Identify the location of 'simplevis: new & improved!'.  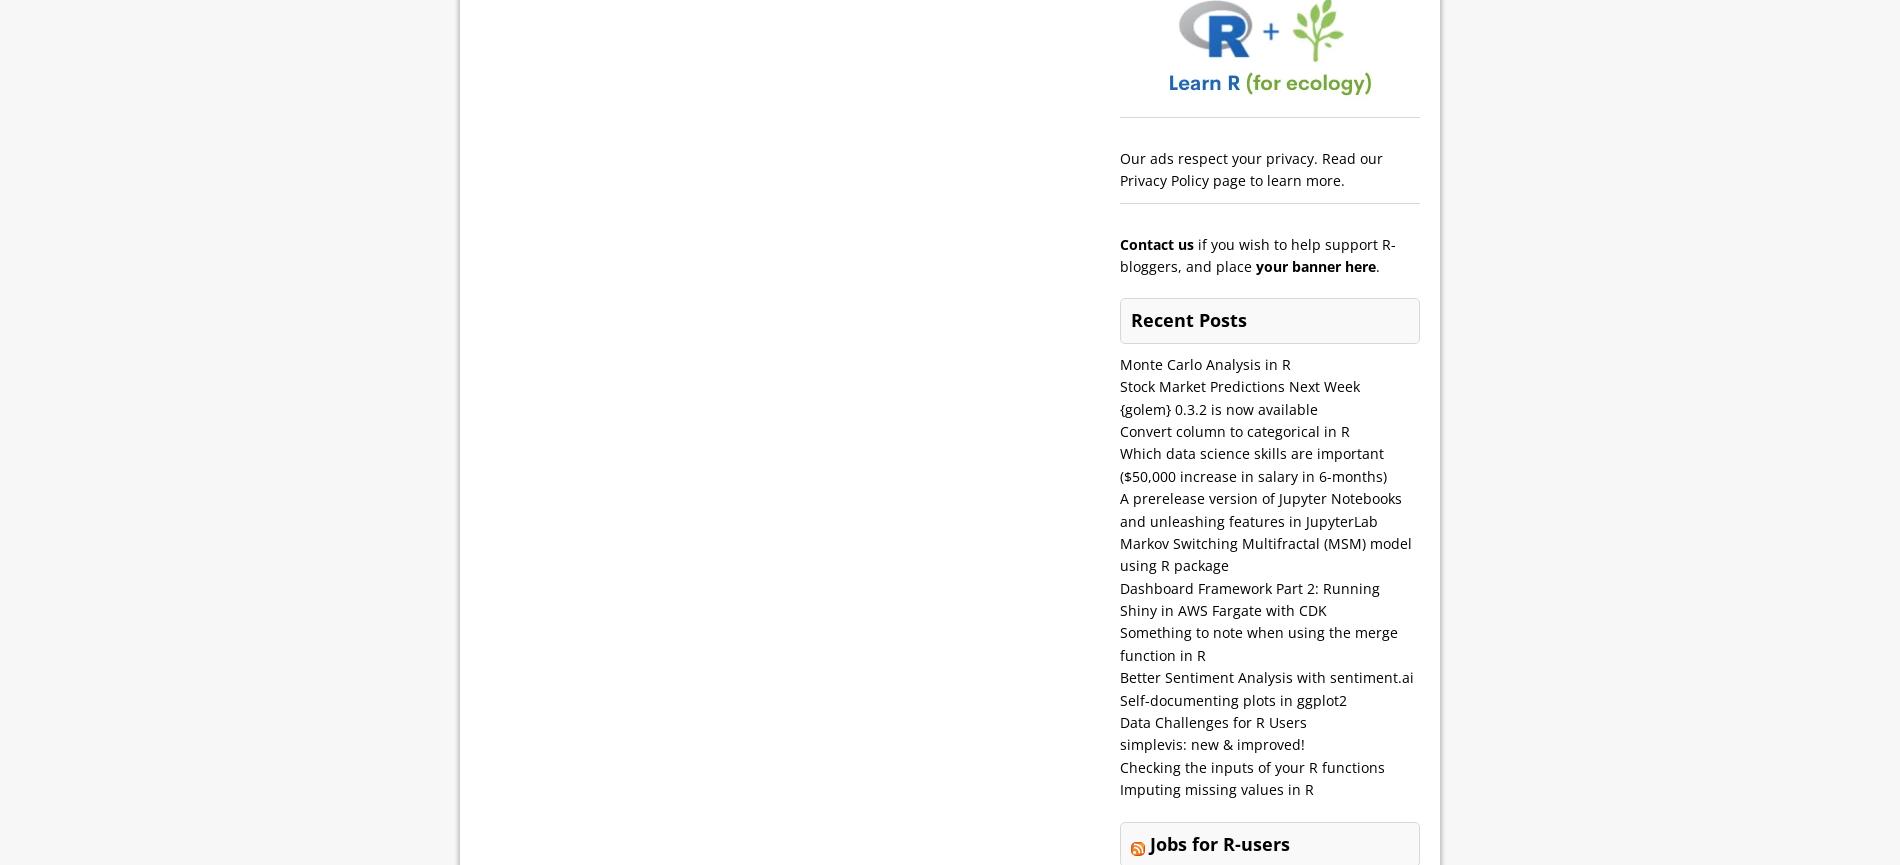
(1211, 743).